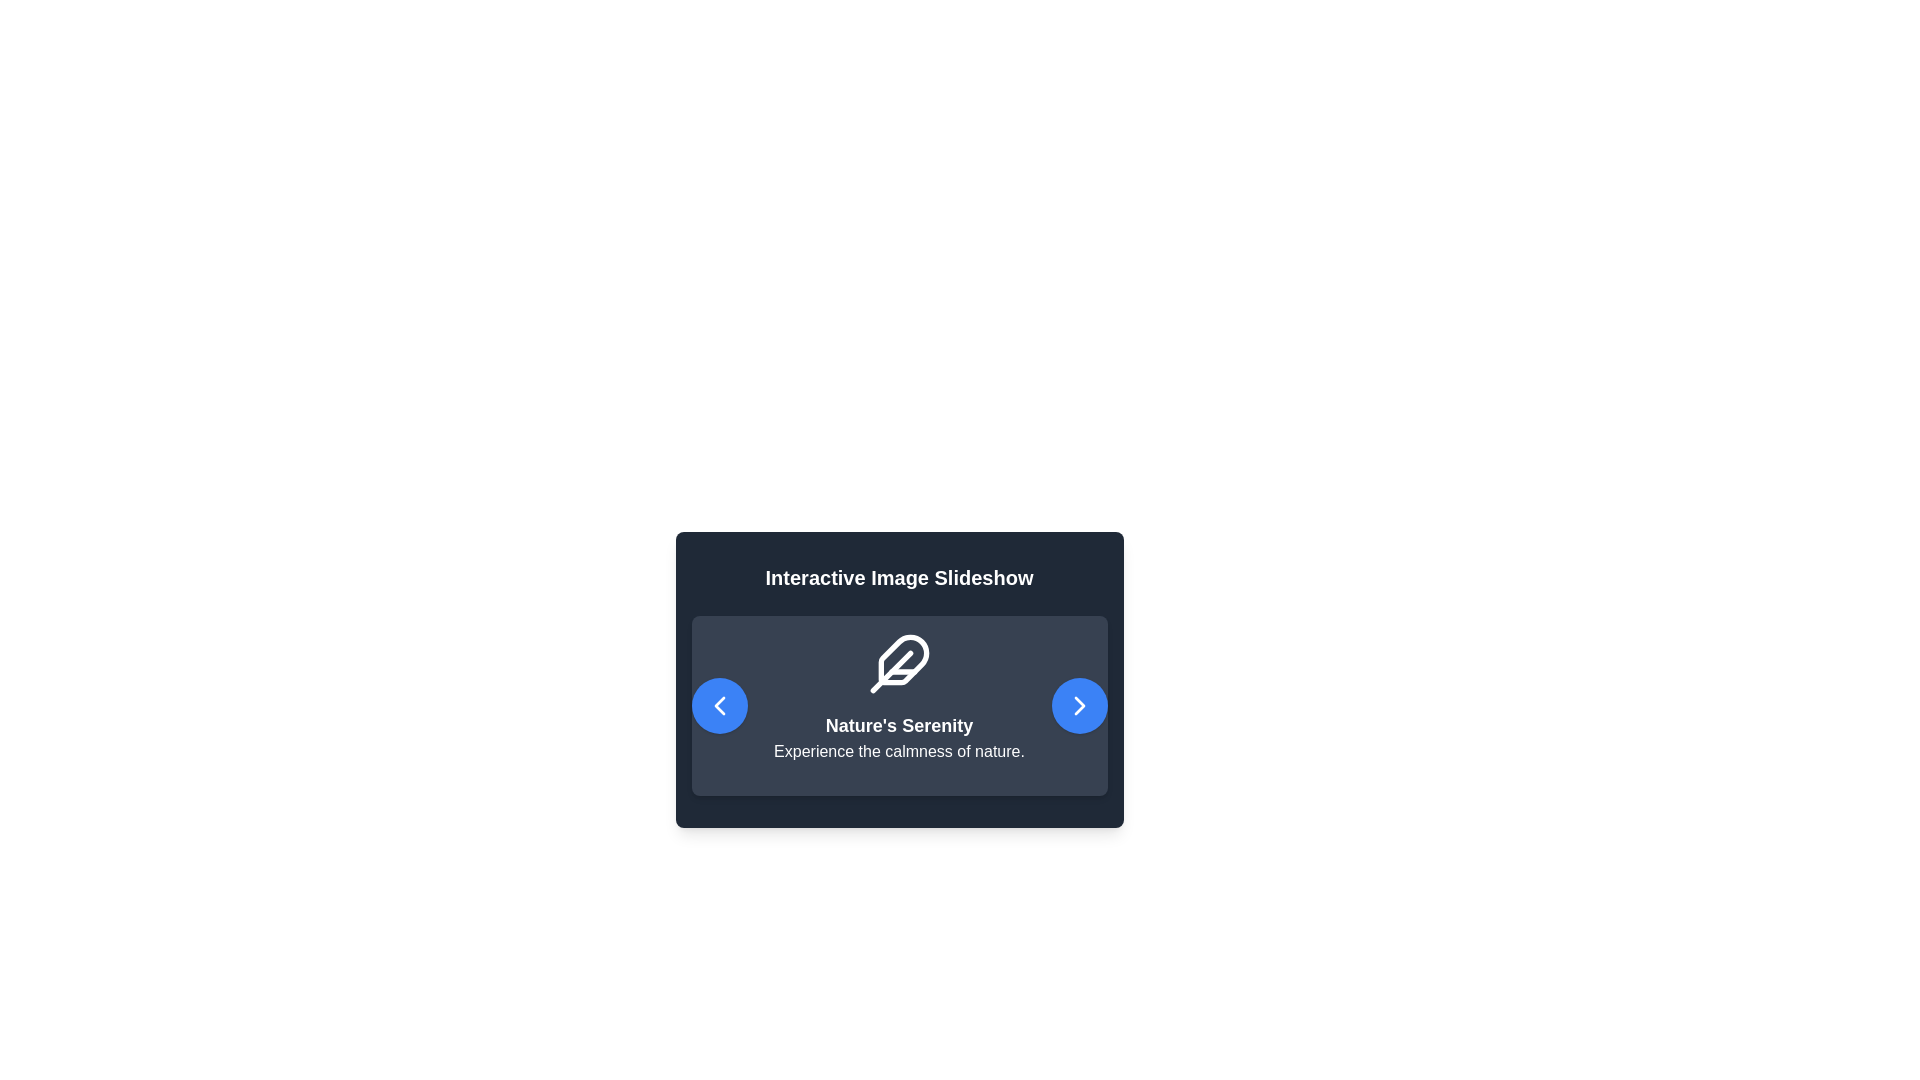  What do you see at coordinates (898, 752) in the screenshot?
I see `text block that contains the phrase 'Experience the calmness of nature.' which is displayed in white on a dark background, located underneath the title 'Nature's Serenity.'` at bounding box center [898, 752].